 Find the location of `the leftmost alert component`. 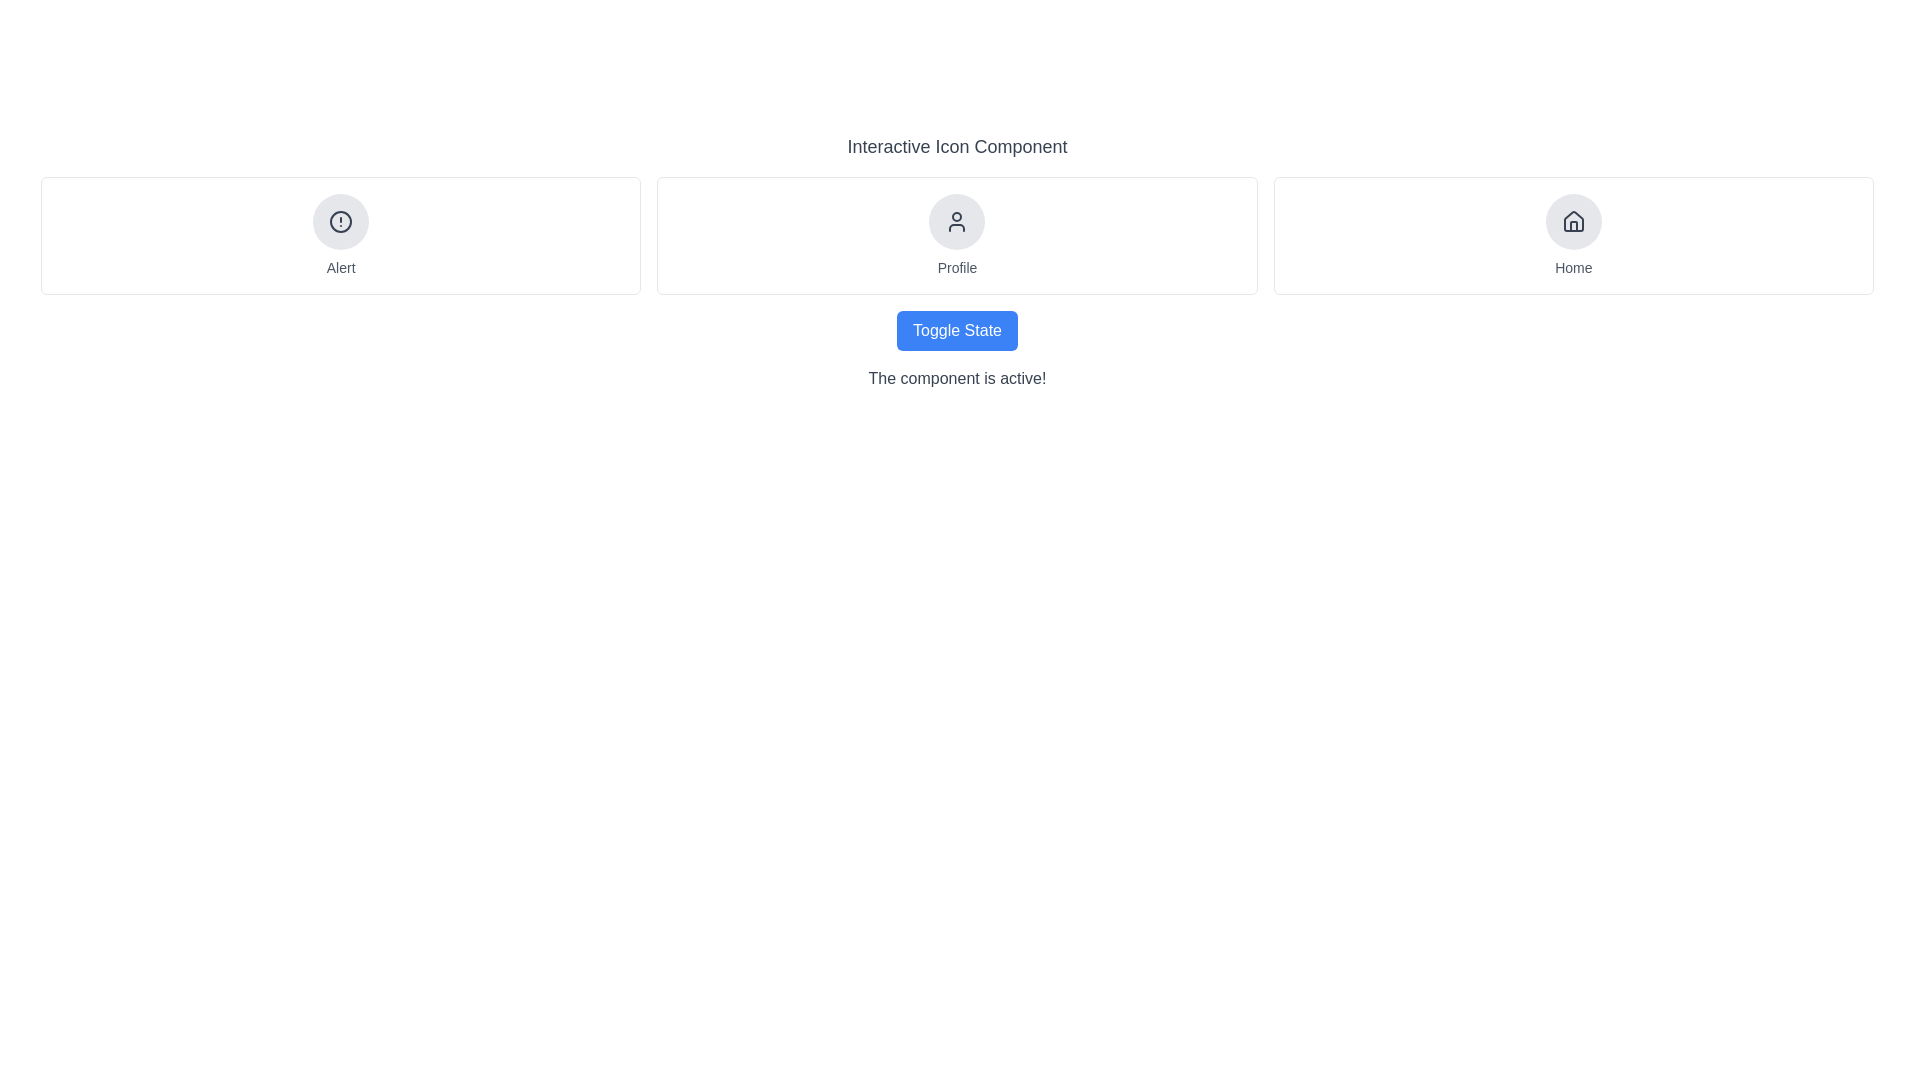

the leftmost alert component is located at coordinates (341, 234).